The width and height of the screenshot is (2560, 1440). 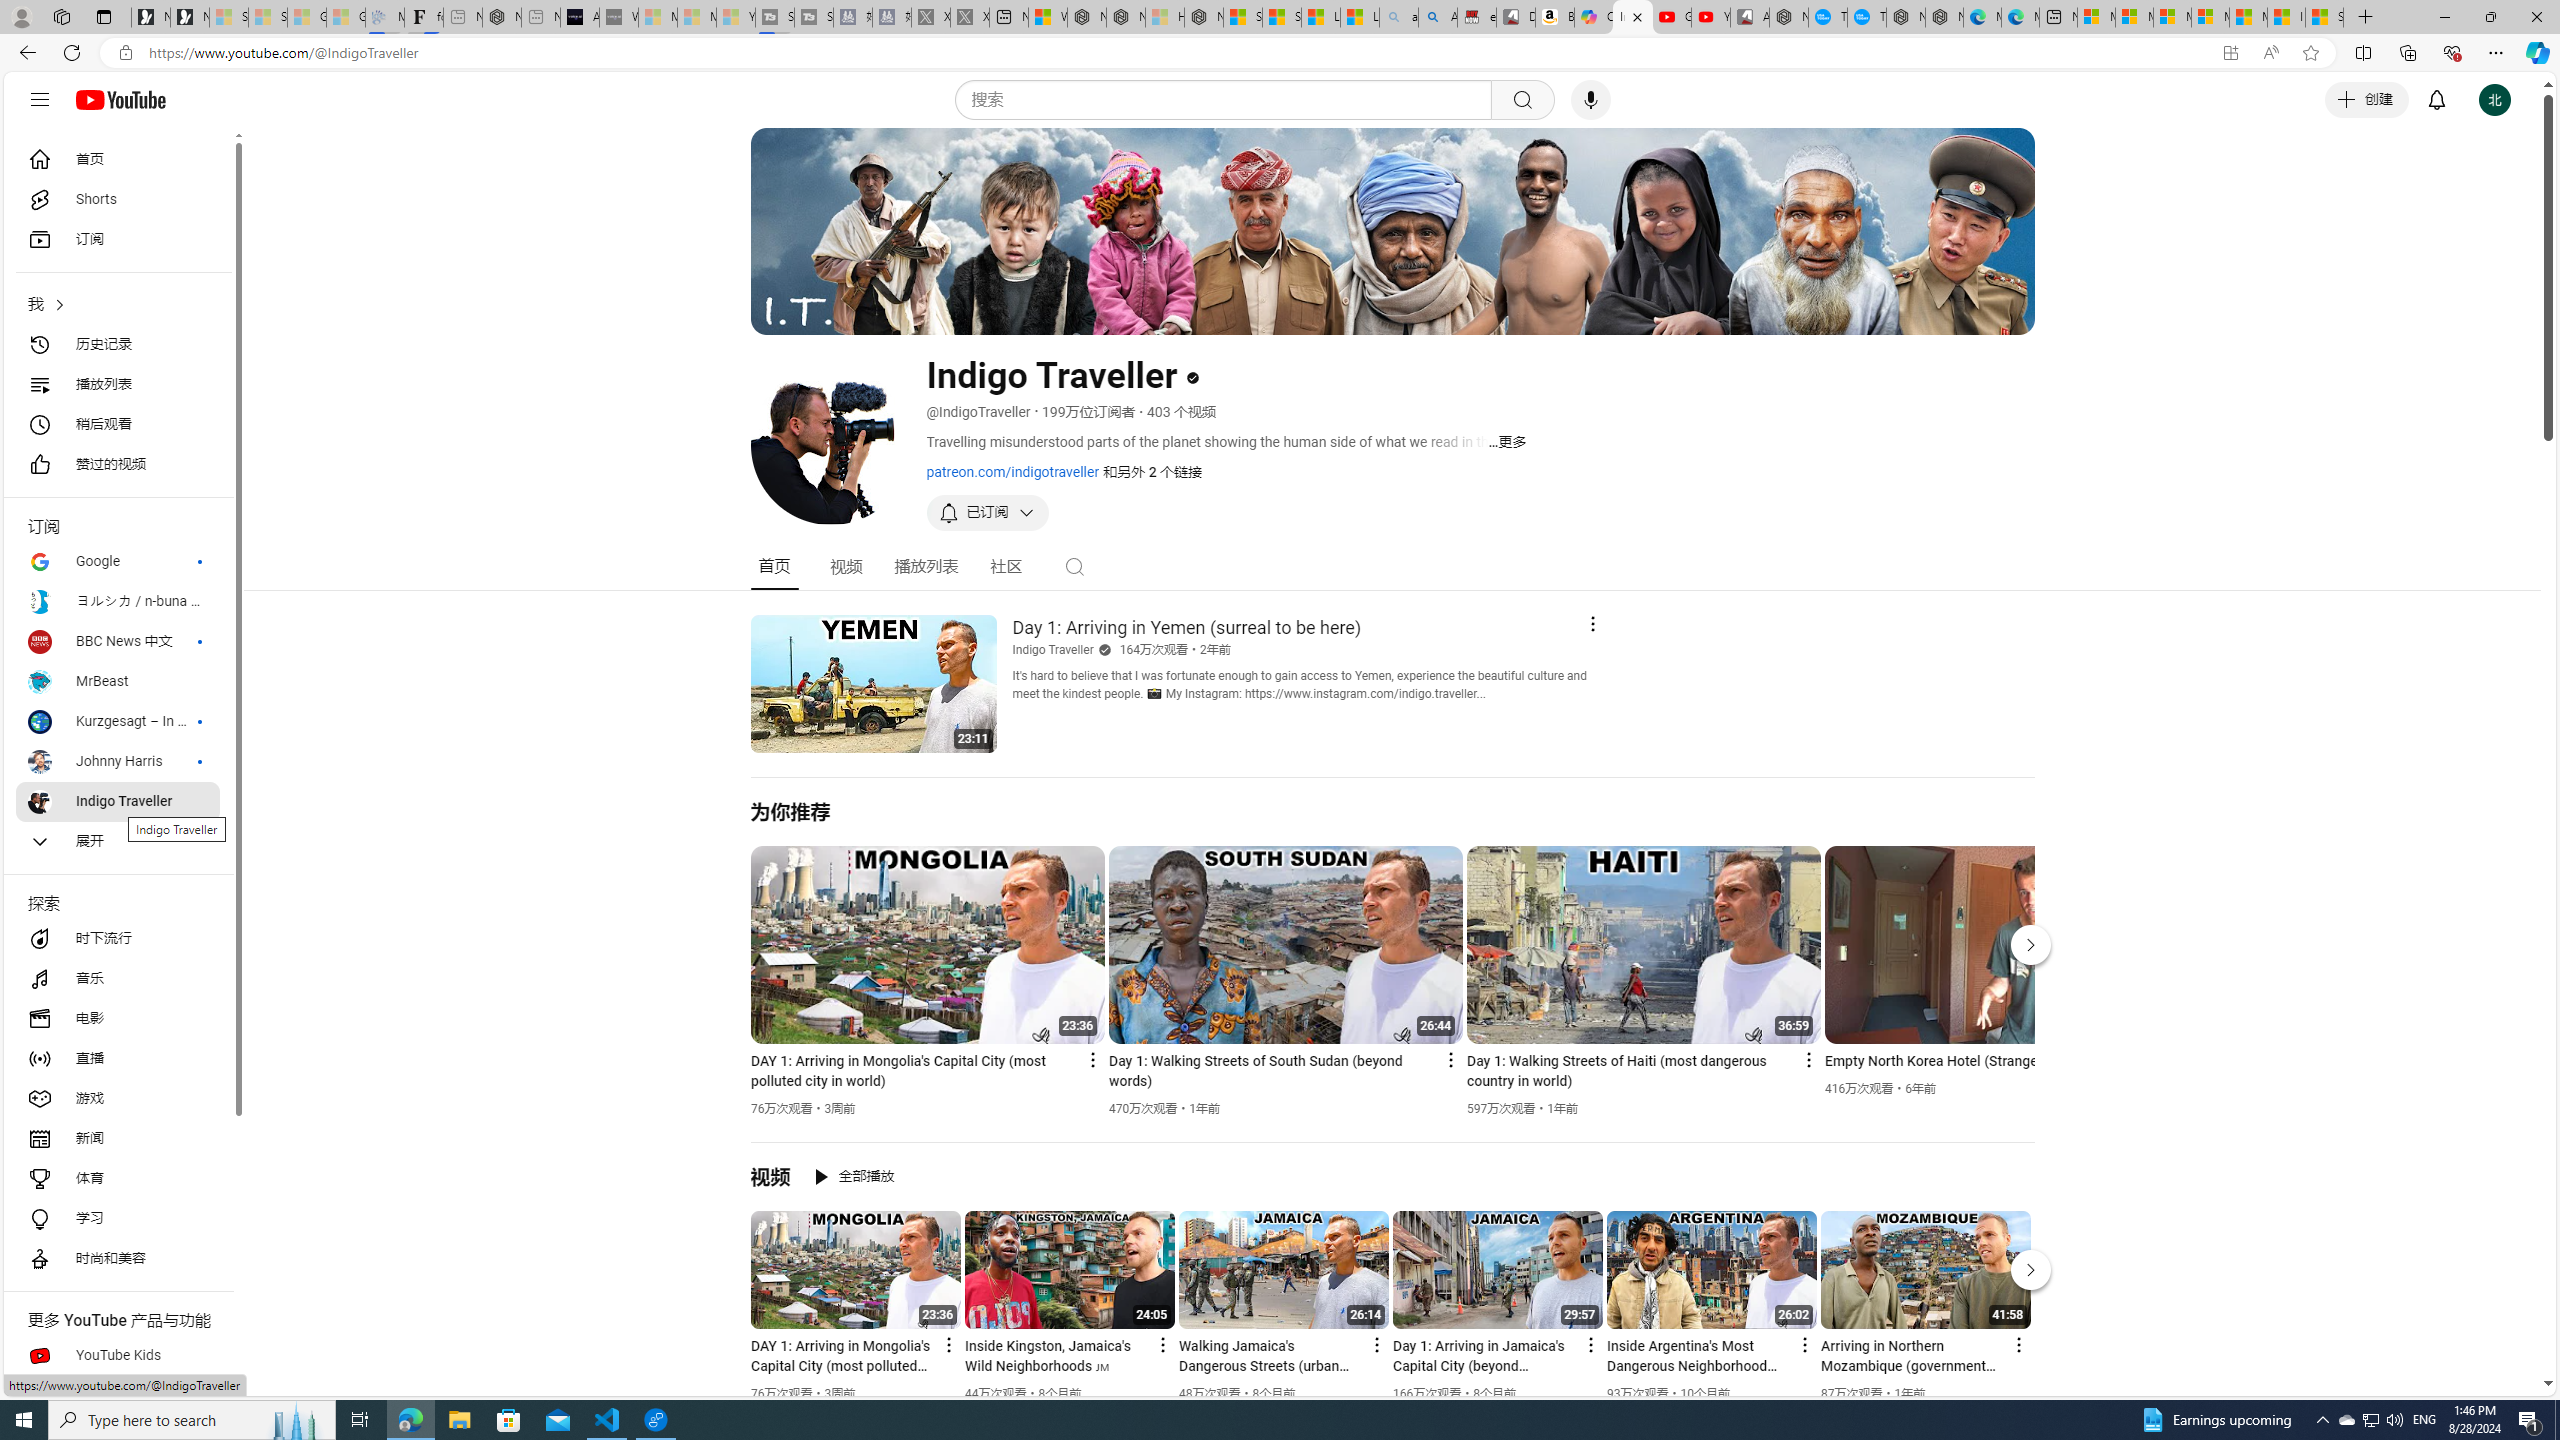 I want to click on 'Amazon Echo Dot PNG - Search Images', so click(x=1438, y=16).